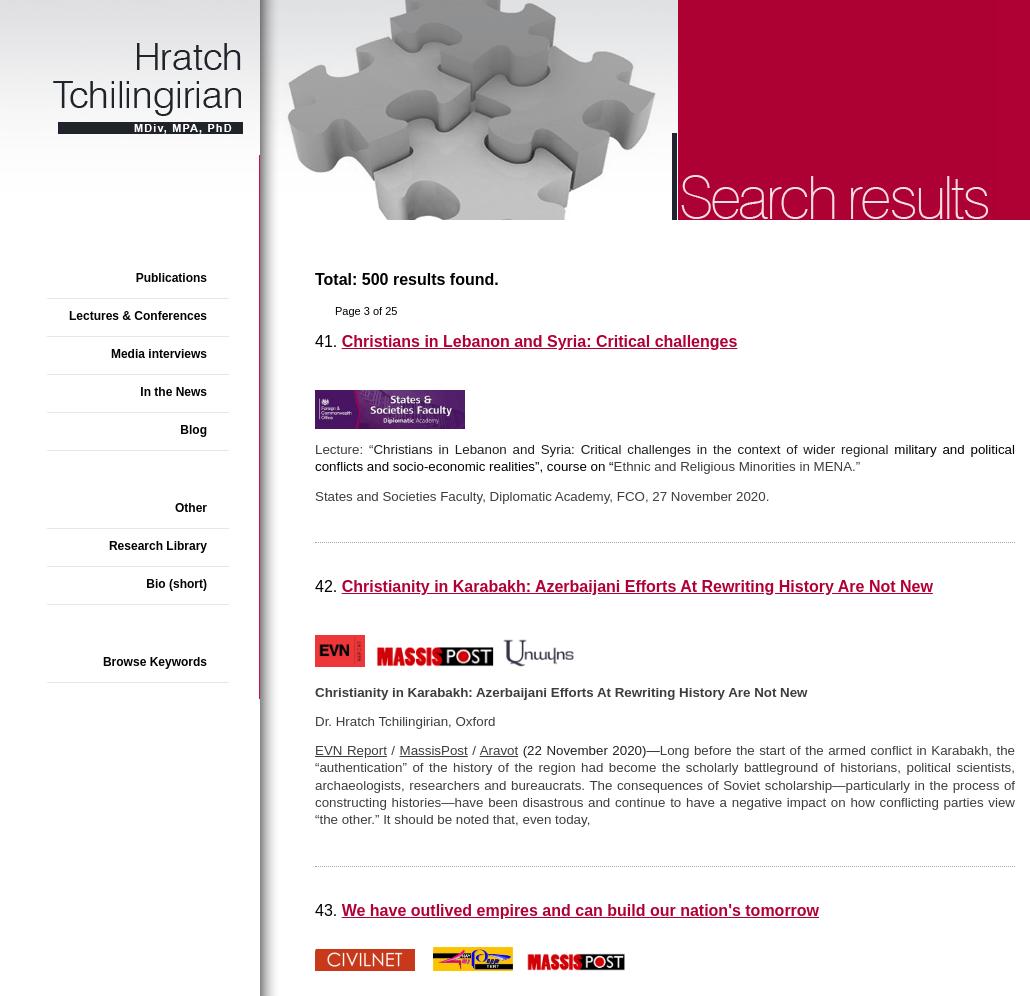 This screenshot has width=1030, height=996. I want to click on 'Christians in Lebanon and Syria: Critical challenges', so click(538, 341).